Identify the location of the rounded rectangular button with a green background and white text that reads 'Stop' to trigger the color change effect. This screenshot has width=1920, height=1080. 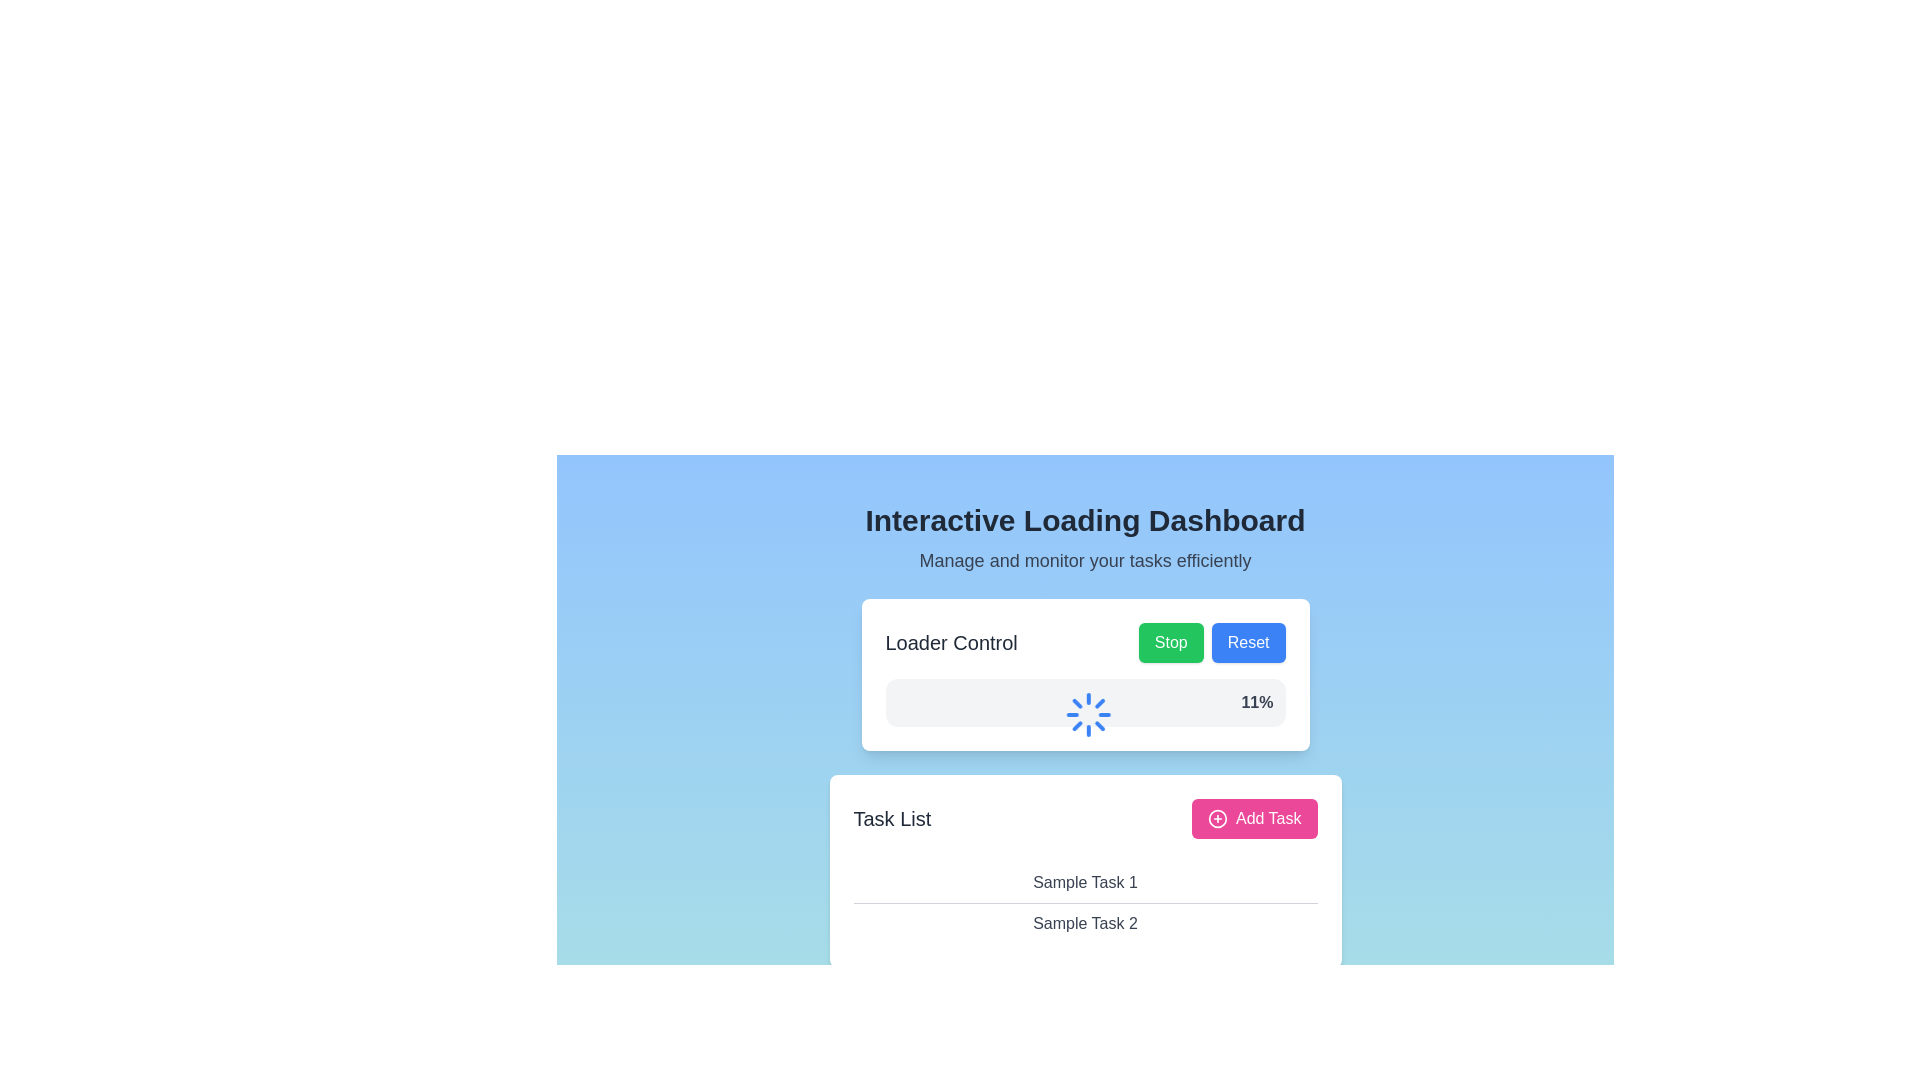
(1171, 643).